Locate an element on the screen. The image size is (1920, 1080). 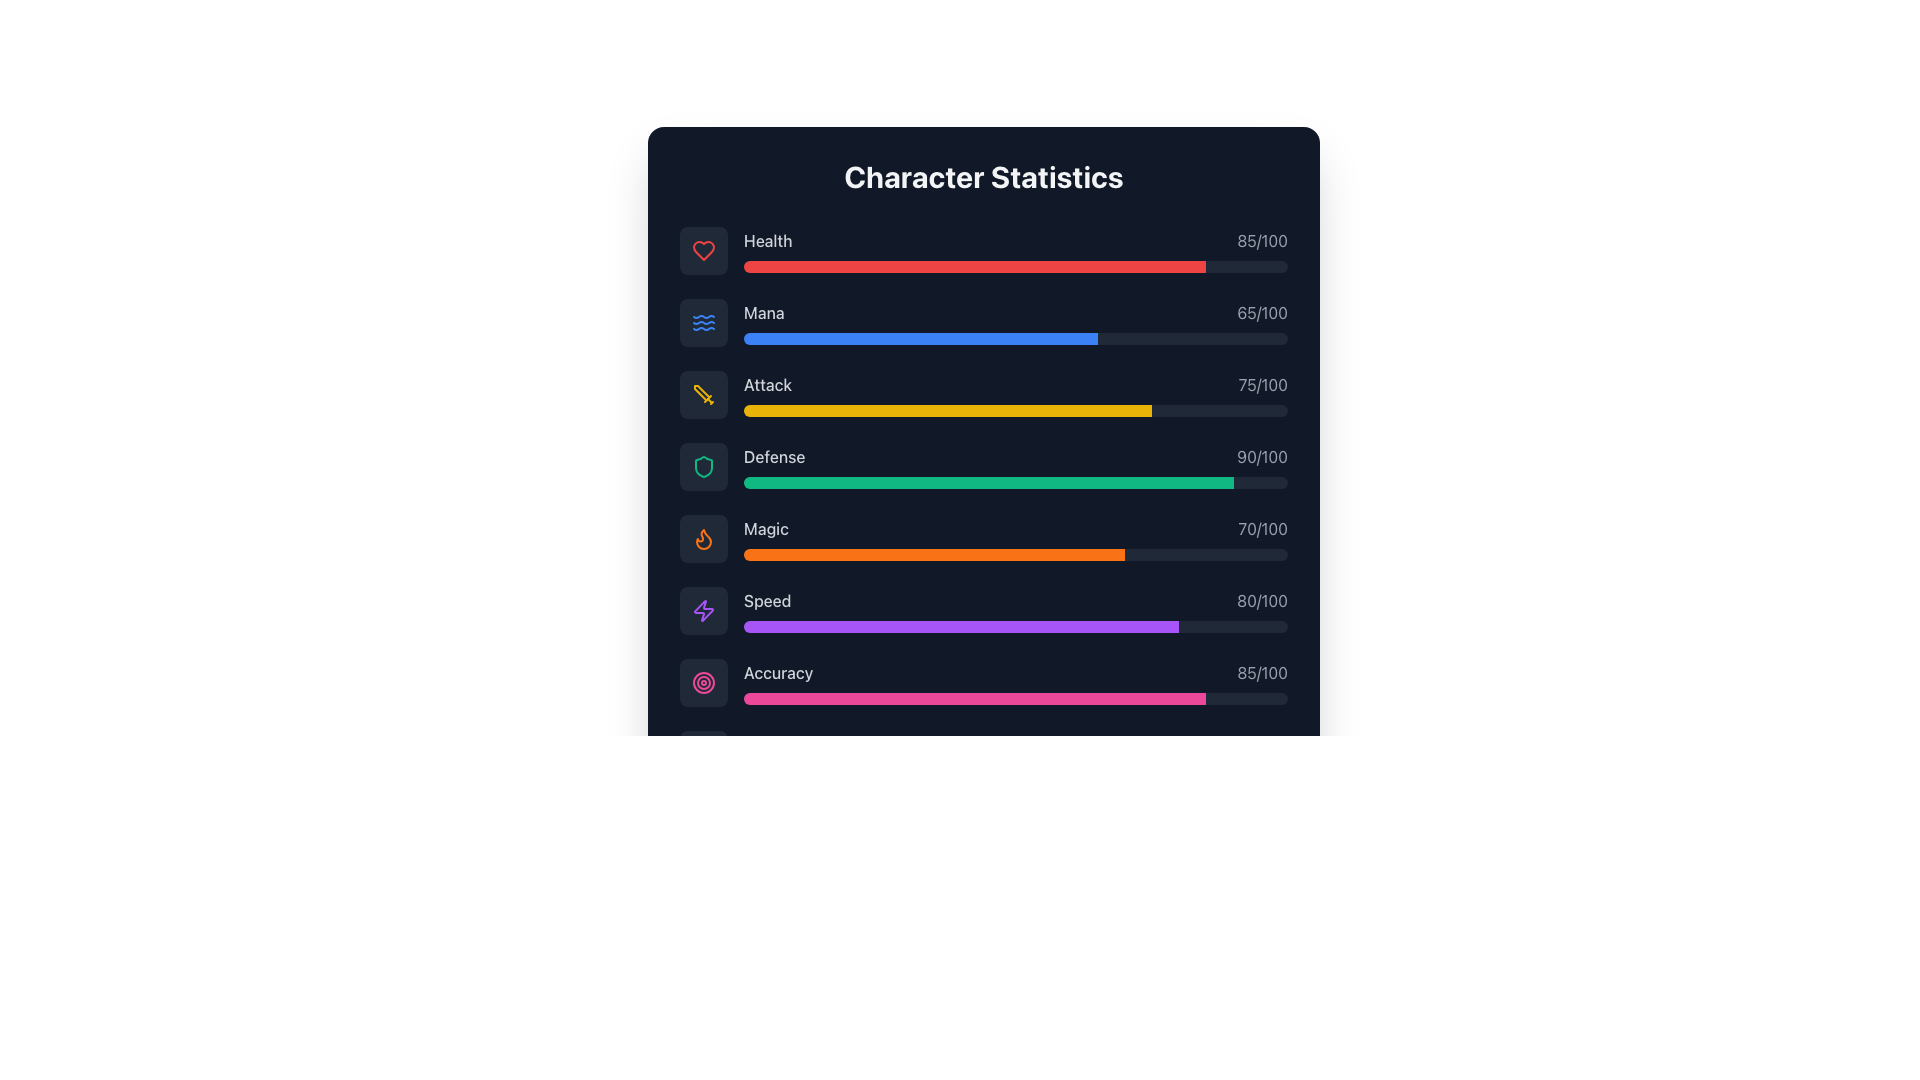
the 'Health' progress bar element, which visually represents the character's health statistic in the 'Character Statistics' interface is located at coordinates (1016, 249).